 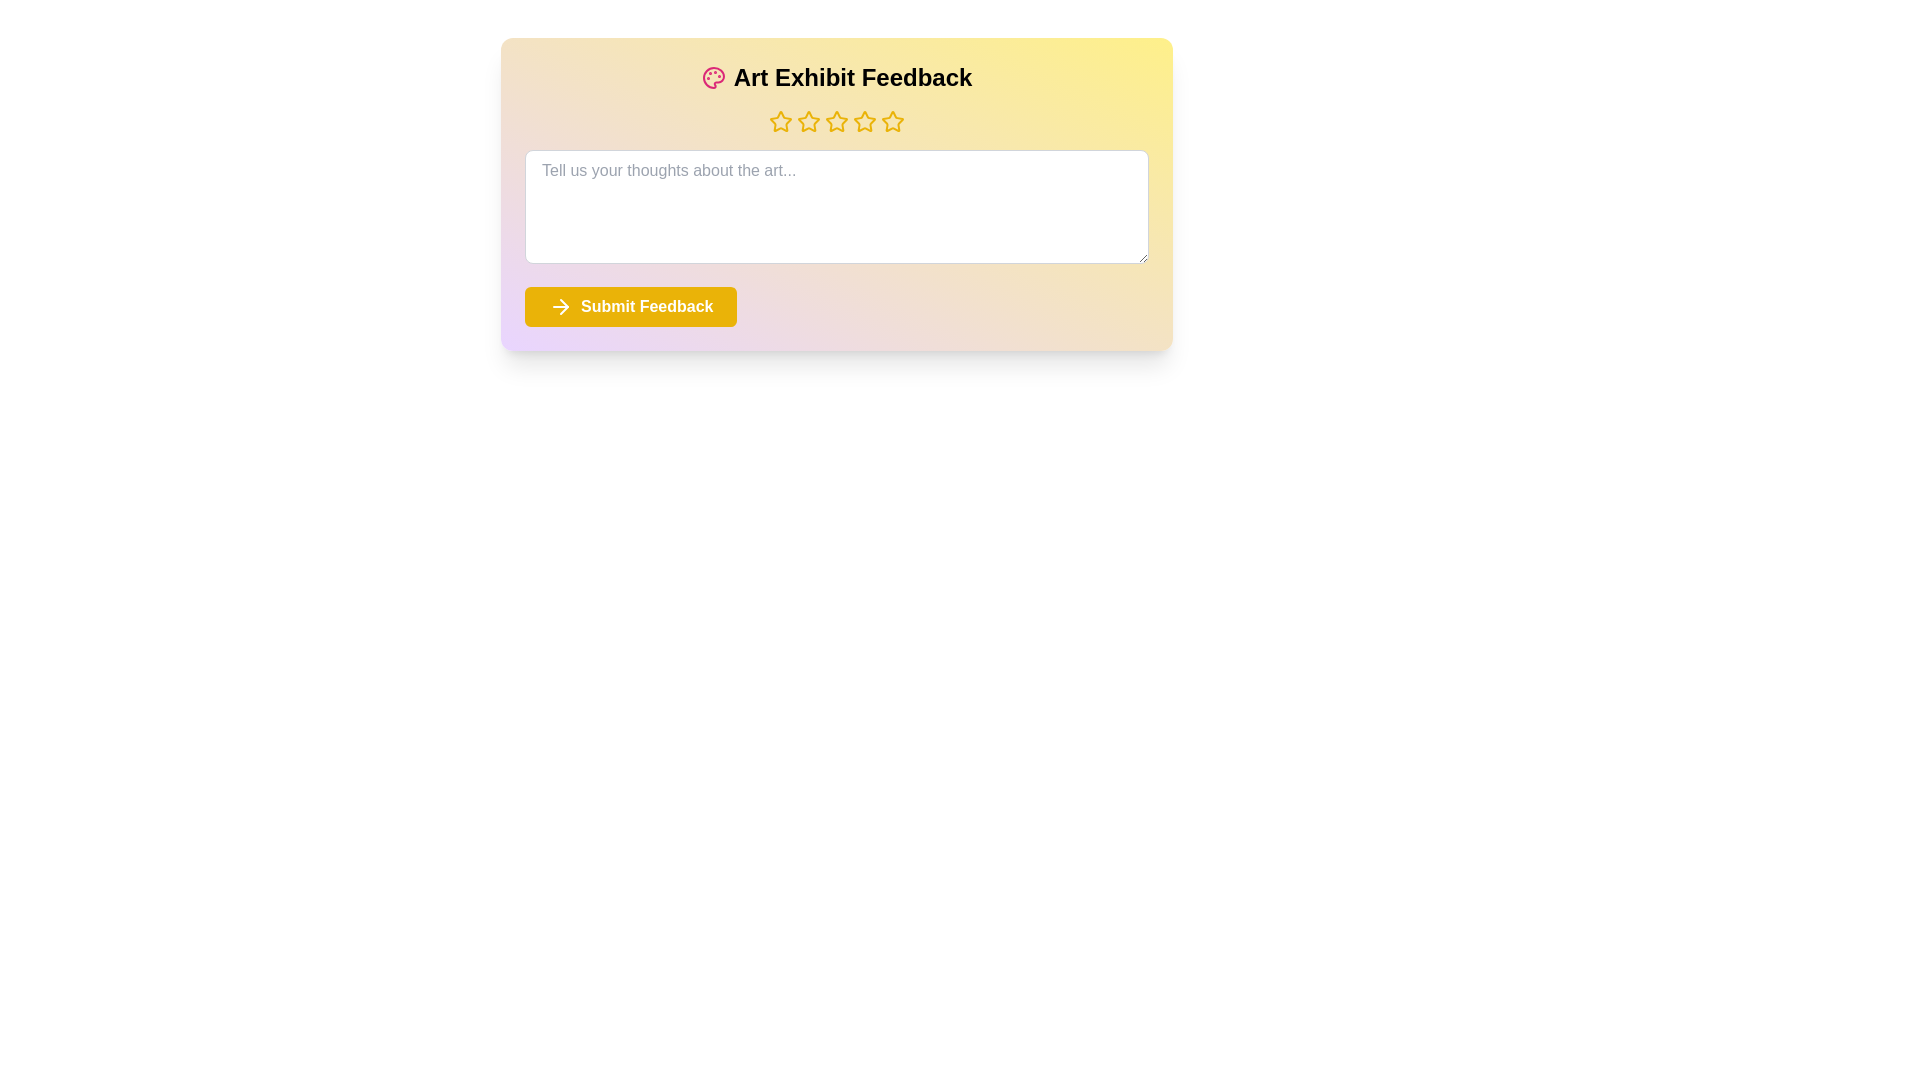 I want to click on the star rating to 4 stars by clicking on the corresponding star, so click(x=864, y=122).